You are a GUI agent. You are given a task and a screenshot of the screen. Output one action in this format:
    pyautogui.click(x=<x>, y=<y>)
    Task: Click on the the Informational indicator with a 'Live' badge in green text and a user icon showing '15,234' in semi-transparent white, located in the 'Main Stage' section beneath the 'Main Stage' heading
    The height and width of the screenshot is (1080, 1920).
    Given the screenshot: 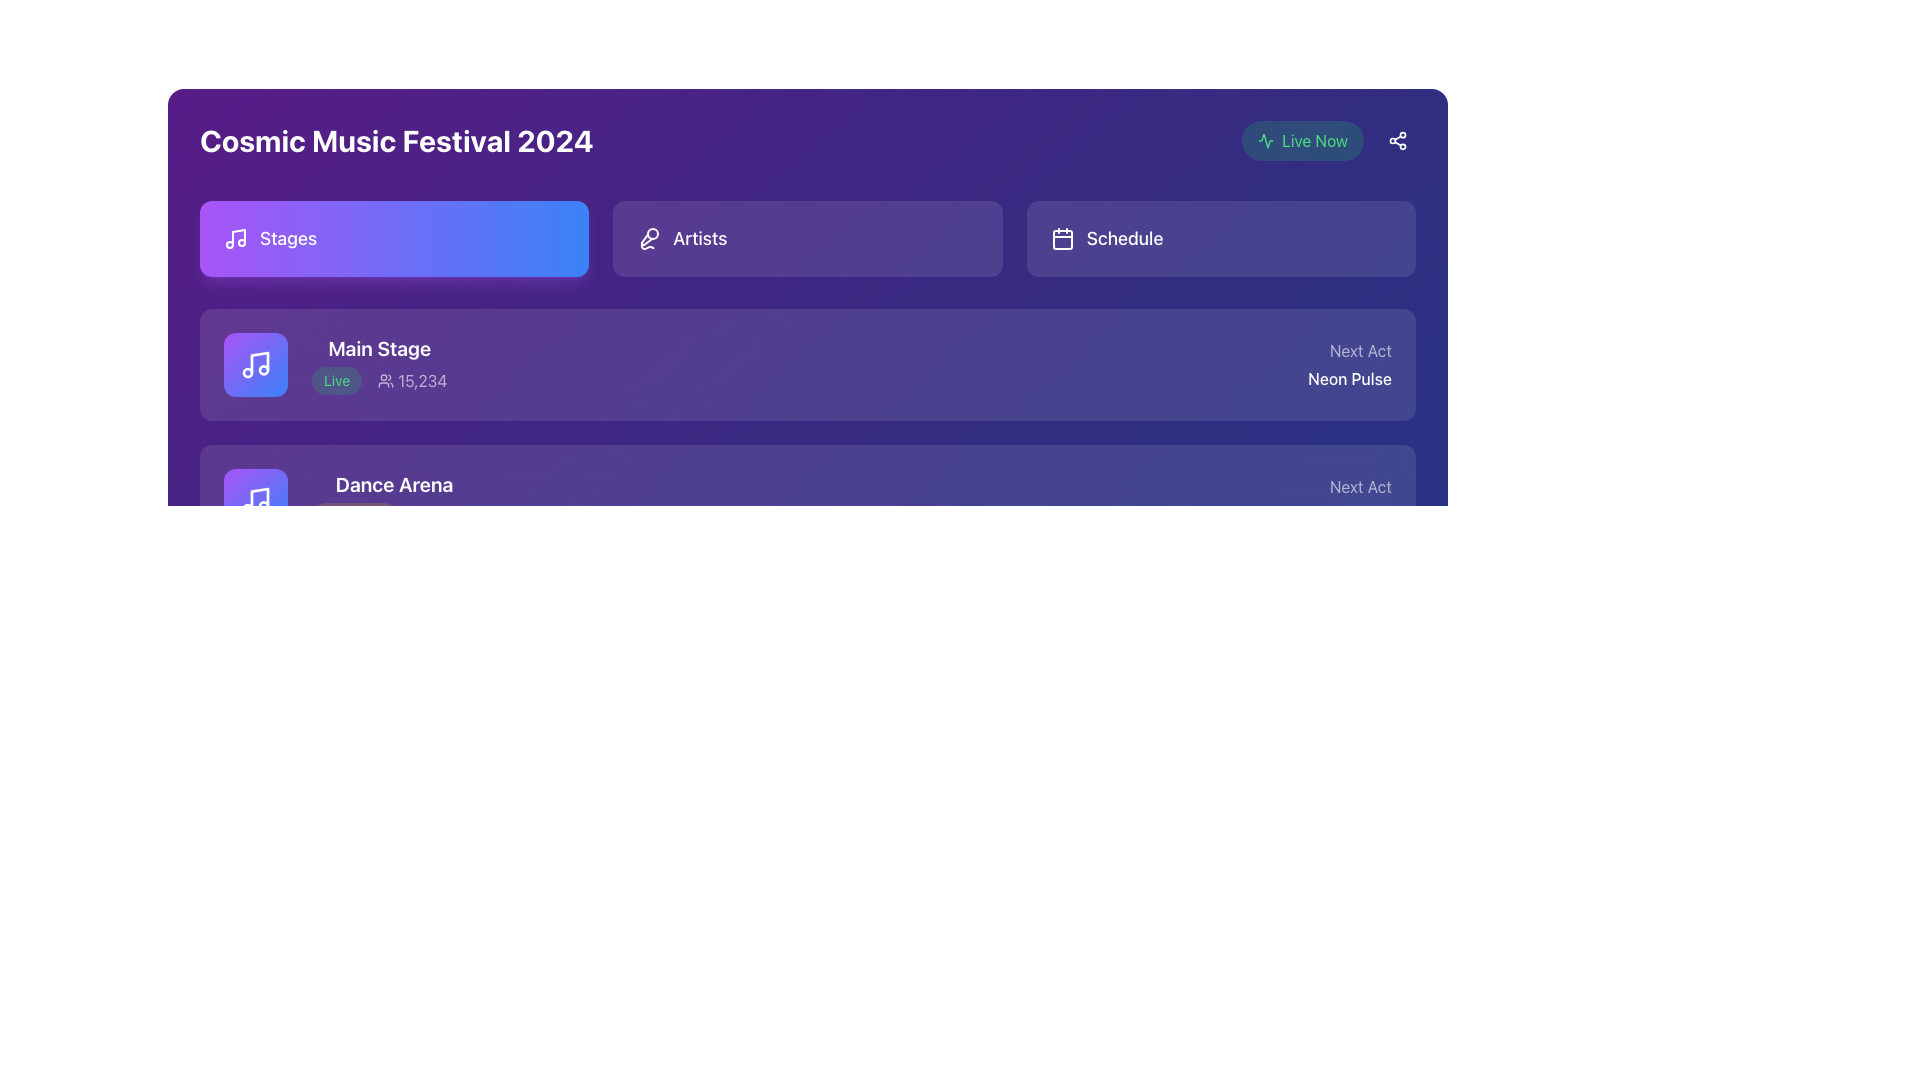 What is the action you would take?
    pyautogui.click(x=379, y=381)
    